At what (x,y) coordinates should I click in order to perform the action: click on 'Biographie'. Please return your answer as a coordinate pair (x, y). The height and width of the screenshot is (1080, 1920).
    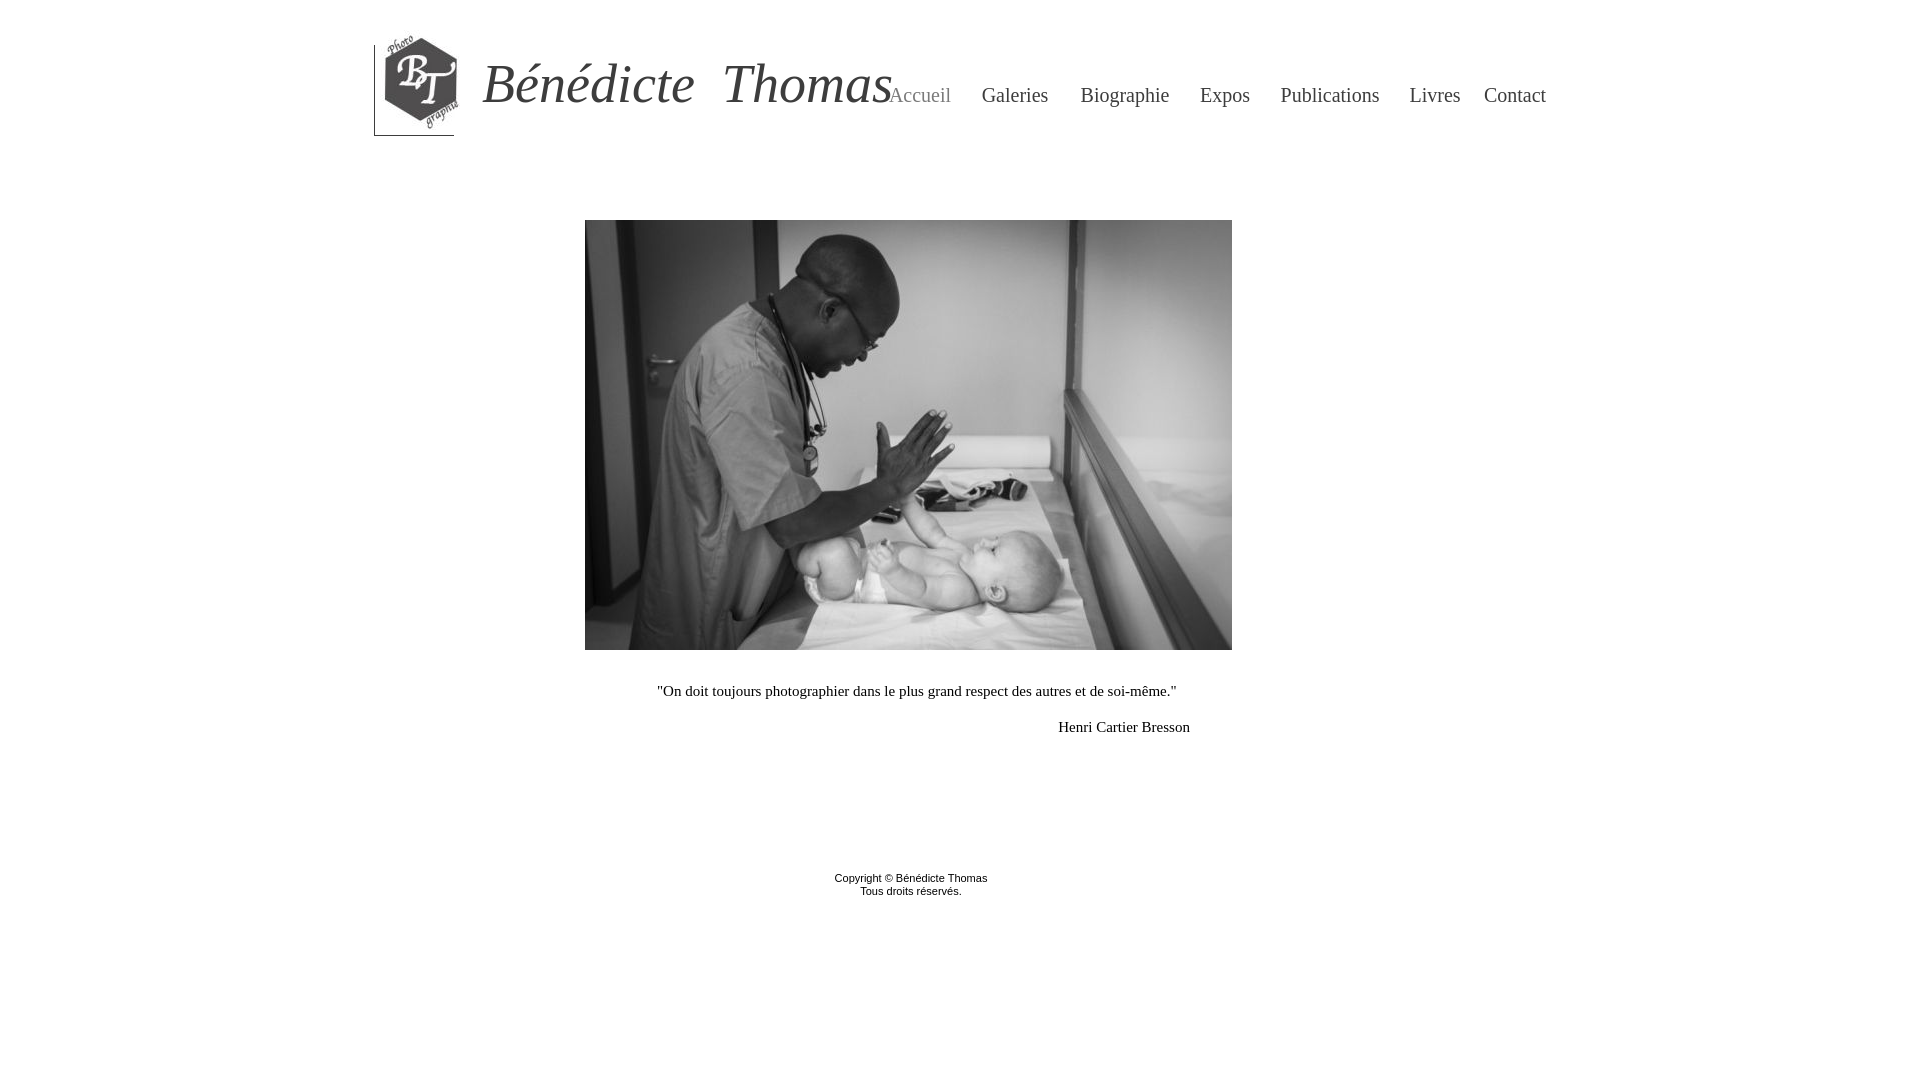
    Looking at the image, I should click on (1124, 95).